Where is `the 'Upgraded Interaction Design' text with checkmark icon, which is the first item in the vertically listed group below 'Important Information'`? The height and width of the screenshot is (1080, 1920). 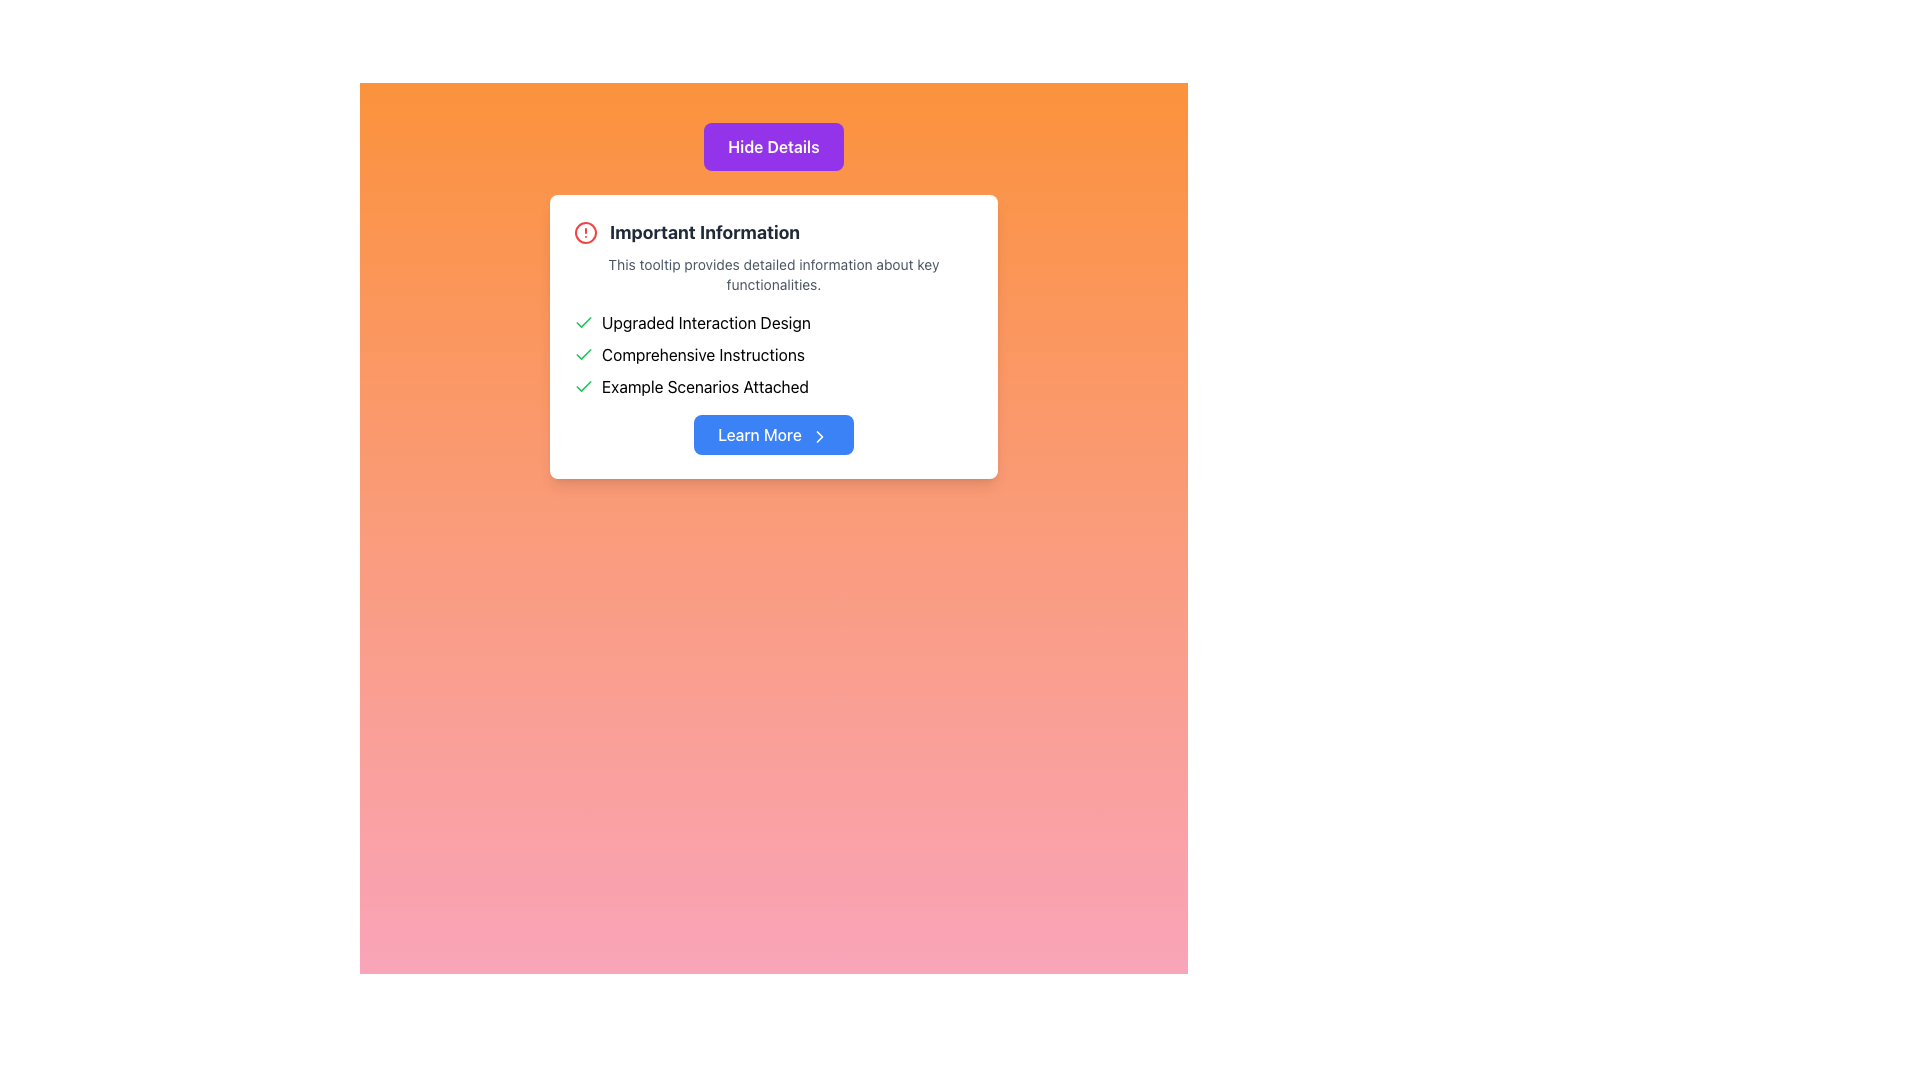
the 'Upgraded Interaction Design' text with checkmark icon, which is the first item in the vertically listed group below 'Important Information' is located at coordinates (772, 322).